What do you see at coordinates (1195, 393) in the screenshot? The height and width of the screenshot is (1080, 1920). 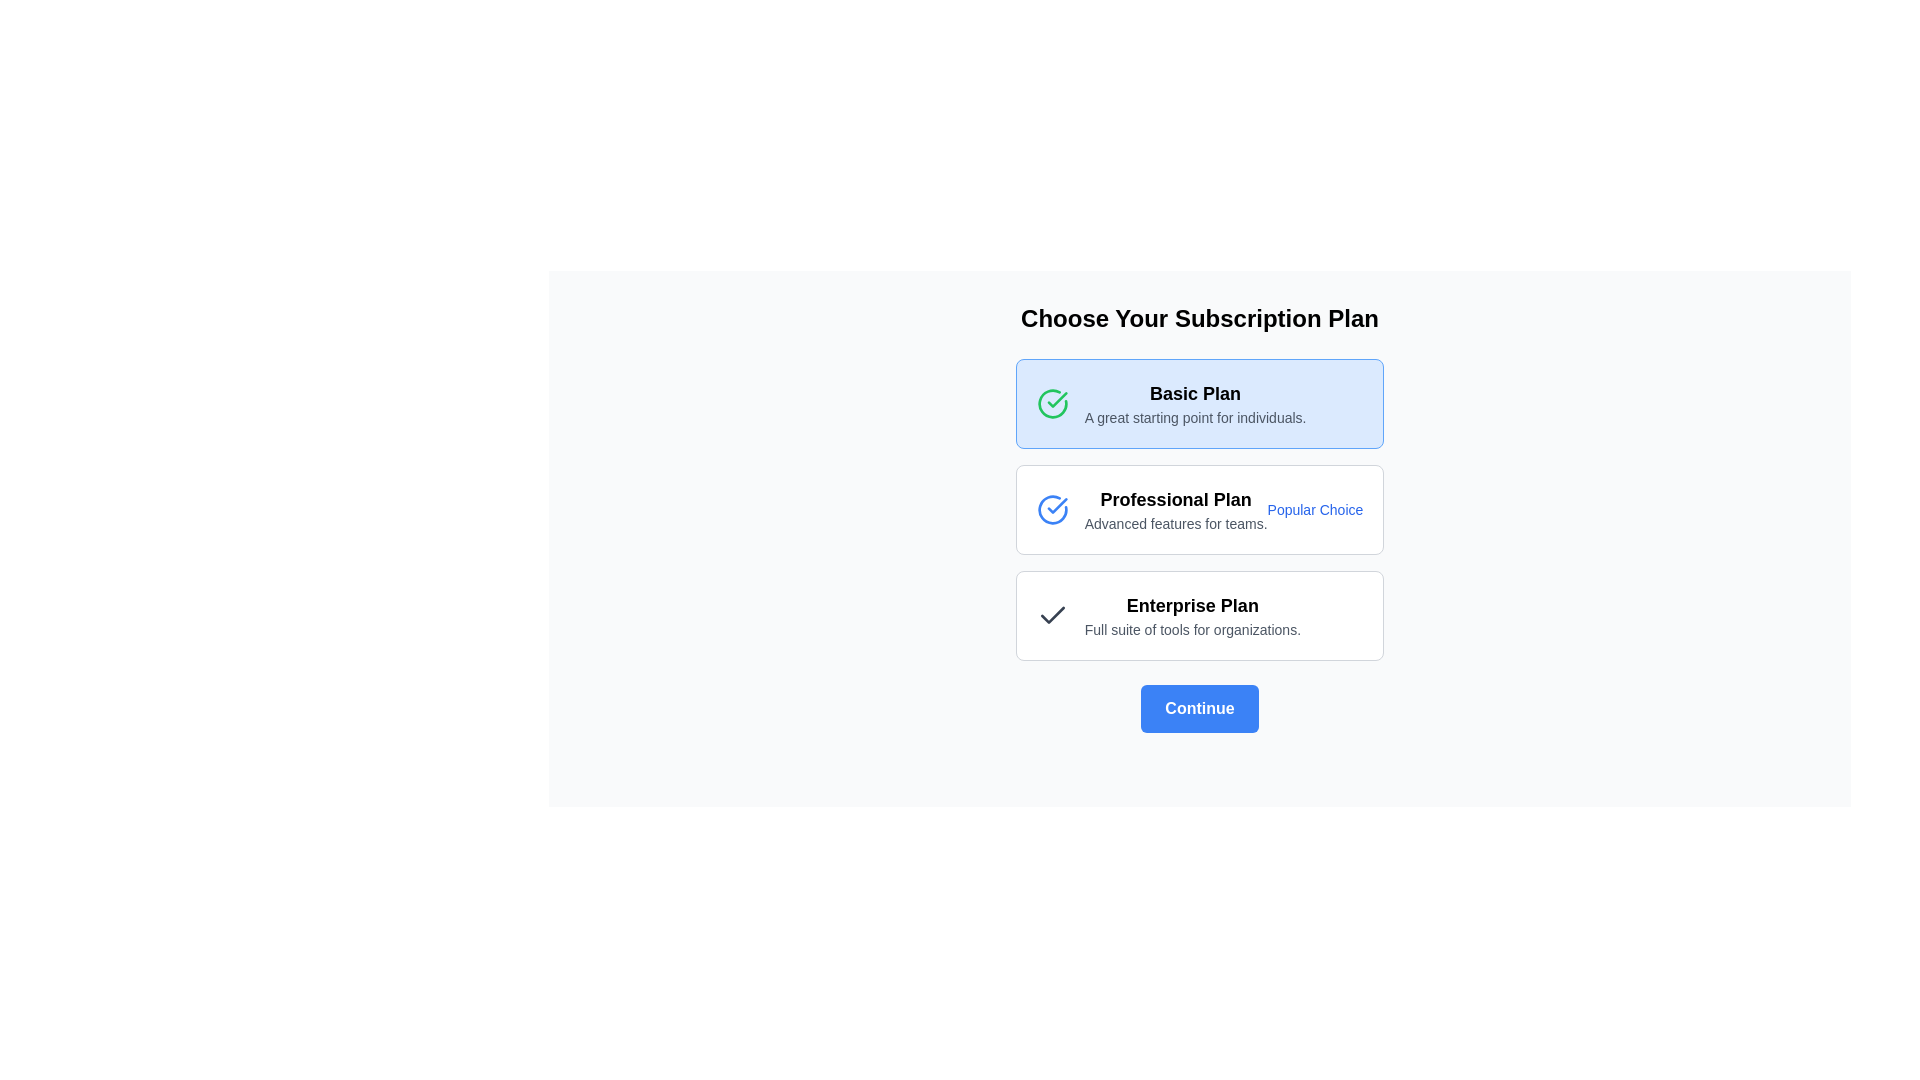 I see `the 'Basic Plan' text label, which is styled prominently in bold black font and is located at the top-left of the 'Basic Plan' card with a light blue background` at bounding box center [1195, 393].